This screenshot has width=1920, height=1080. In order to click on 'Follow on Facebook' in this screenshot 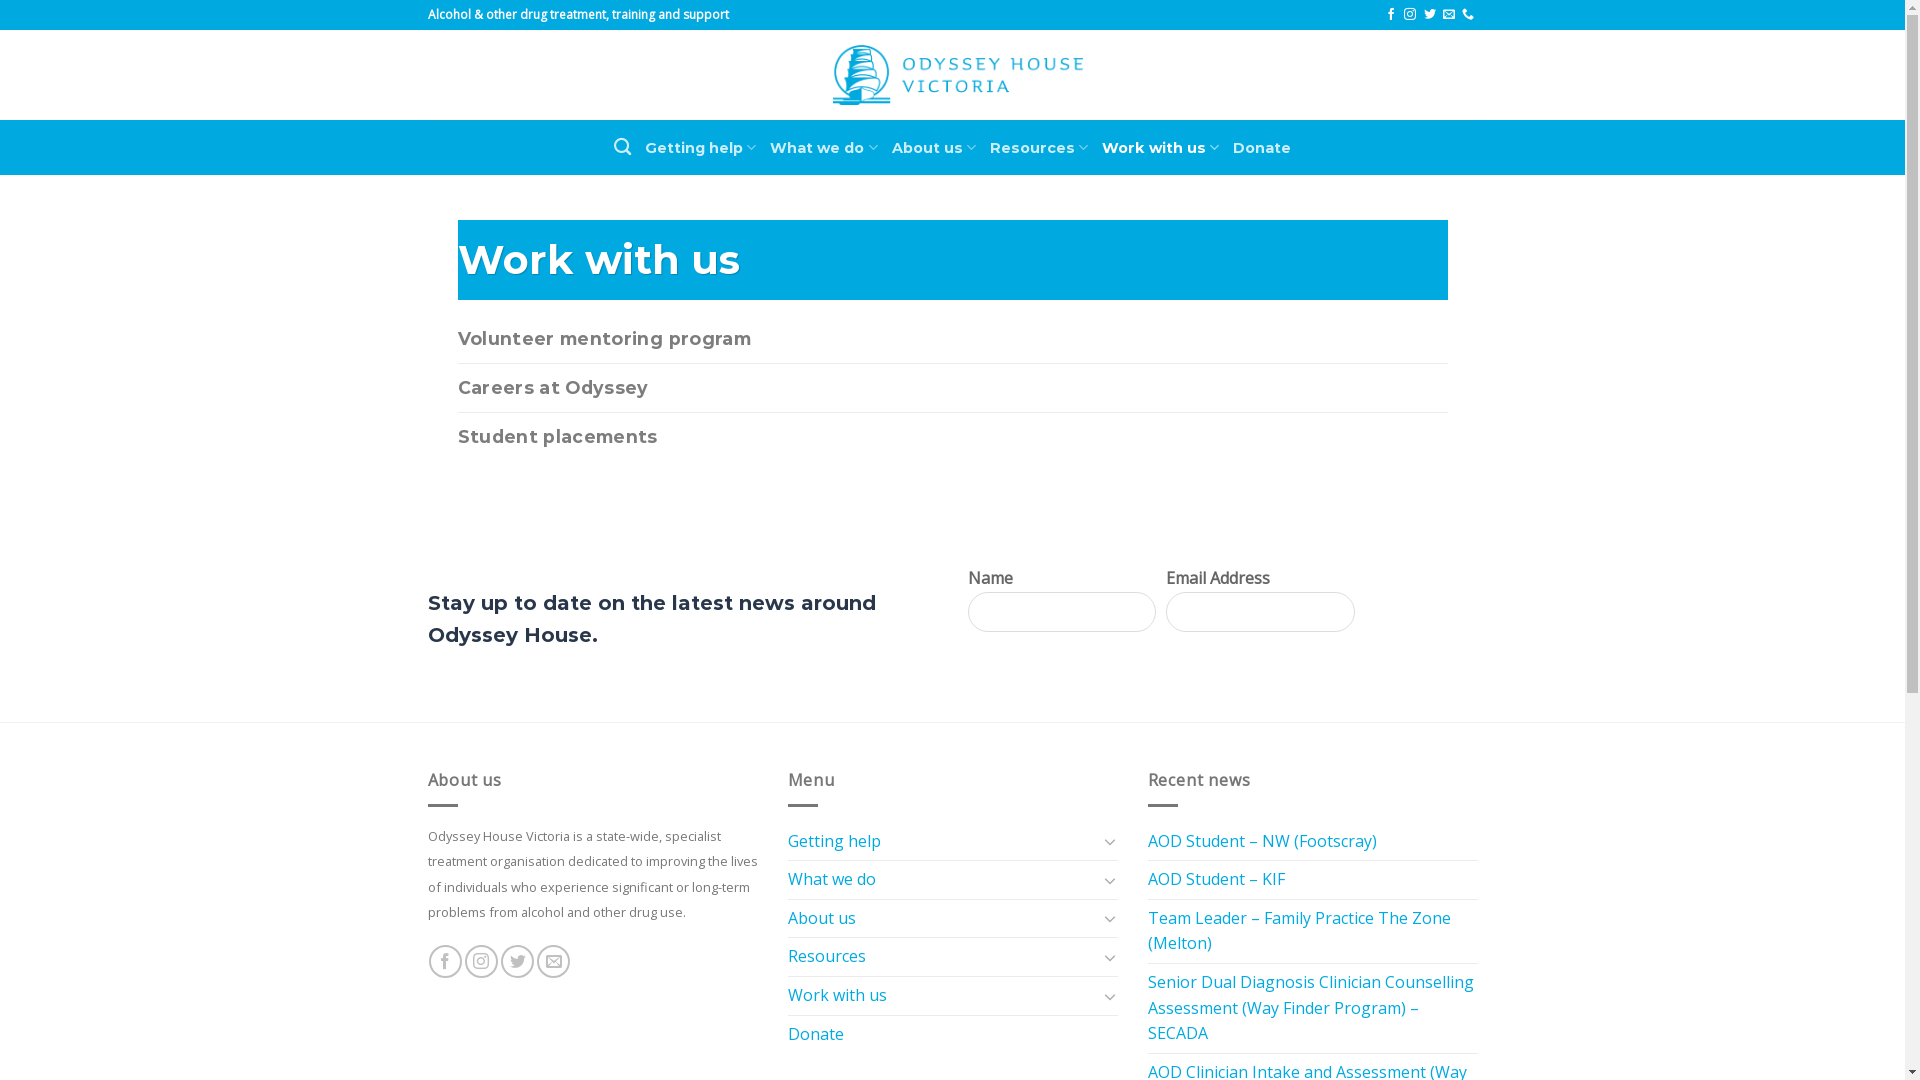, I will do `click(444, 960)`.